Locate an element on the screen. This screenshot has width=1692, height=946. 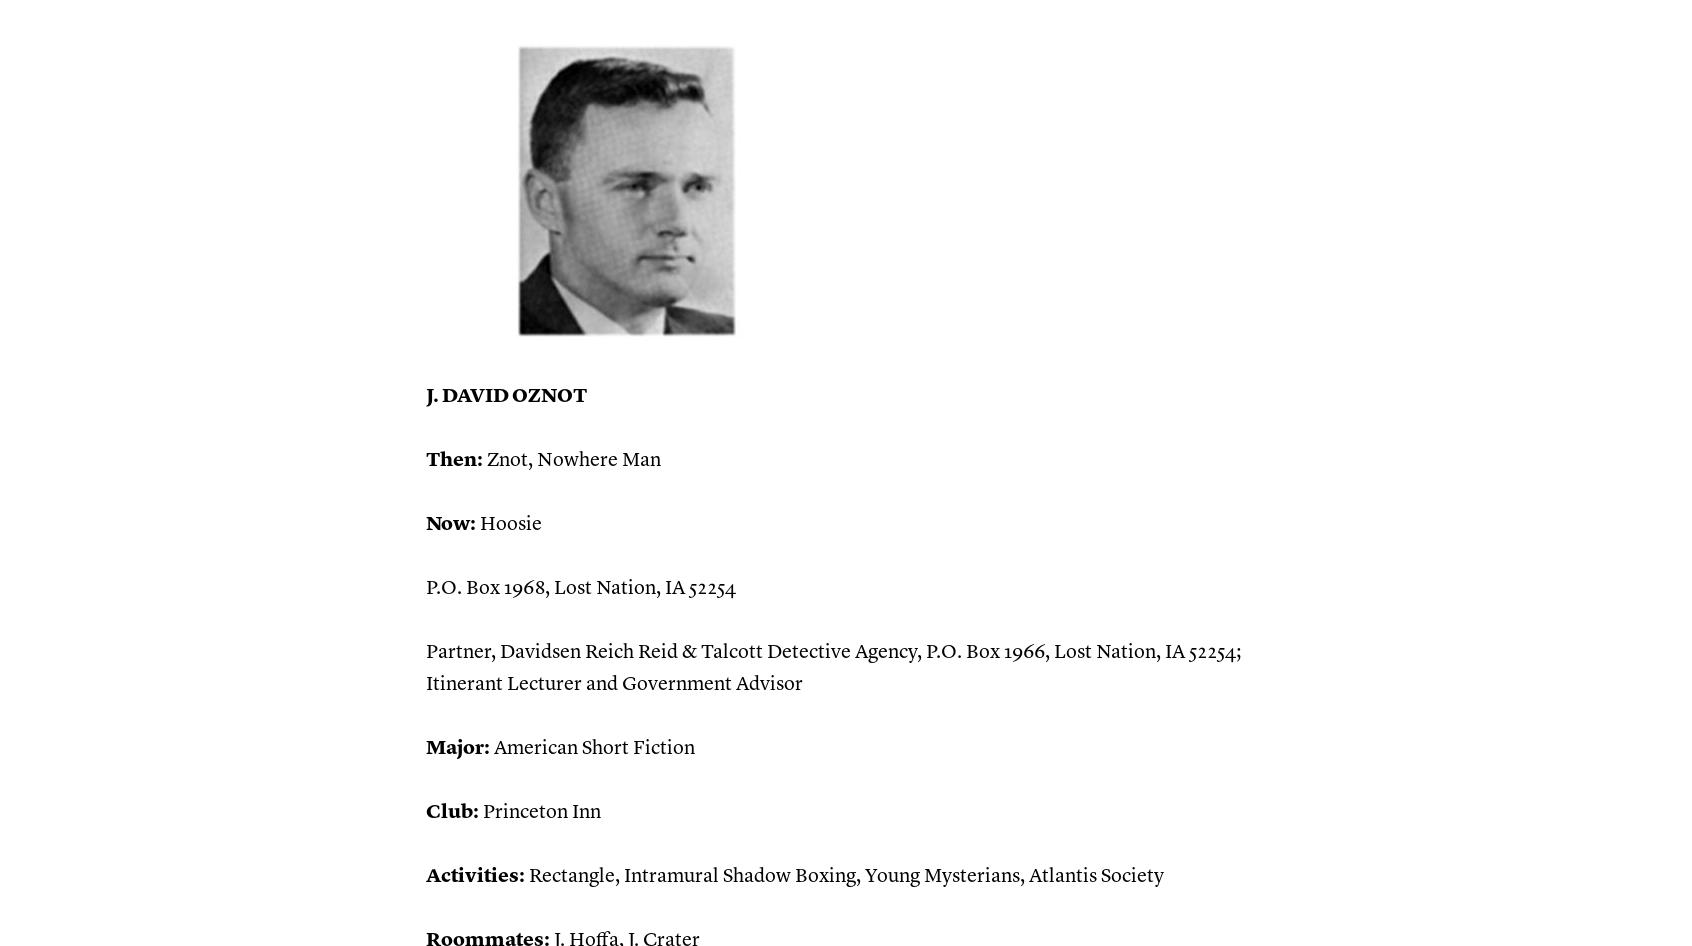
'Now:' is located at coordinates (449, 523).